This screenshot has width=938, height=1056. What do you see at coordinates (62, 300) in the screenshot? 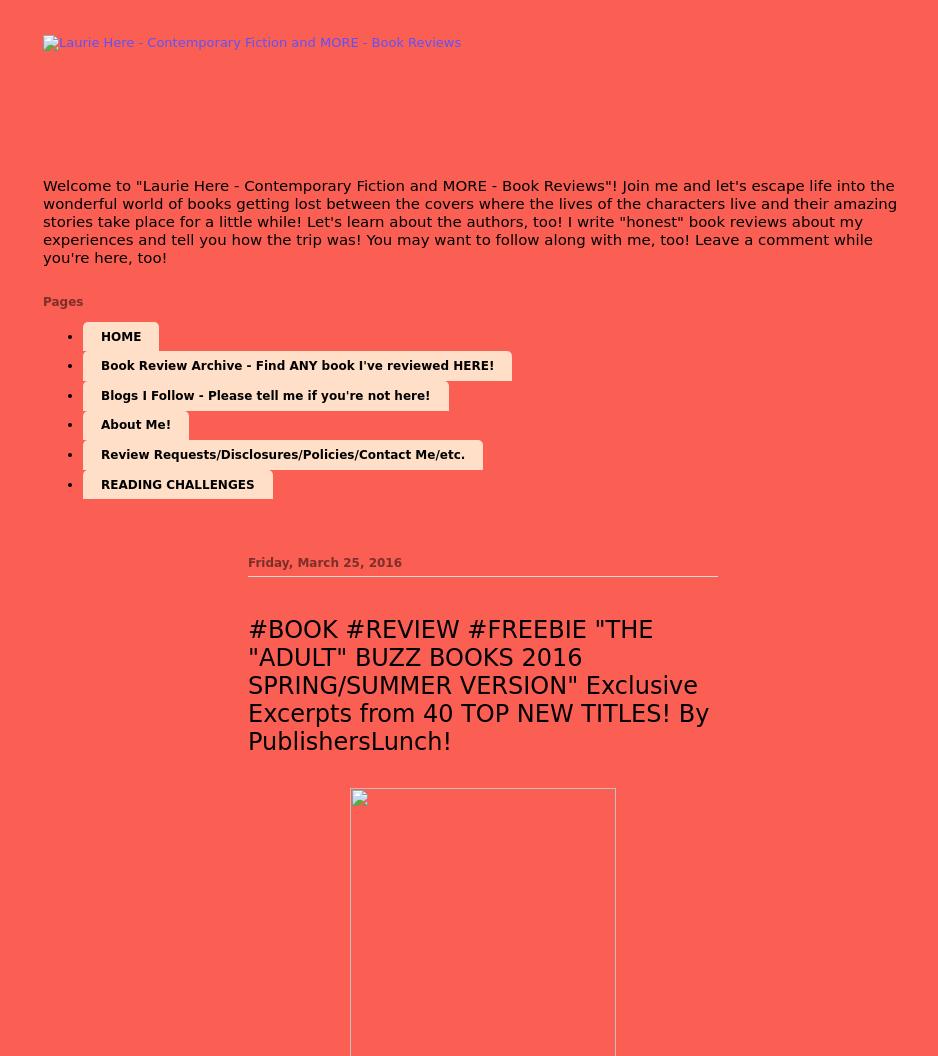
I see `'Pages'` at bounding box center [62, 300].